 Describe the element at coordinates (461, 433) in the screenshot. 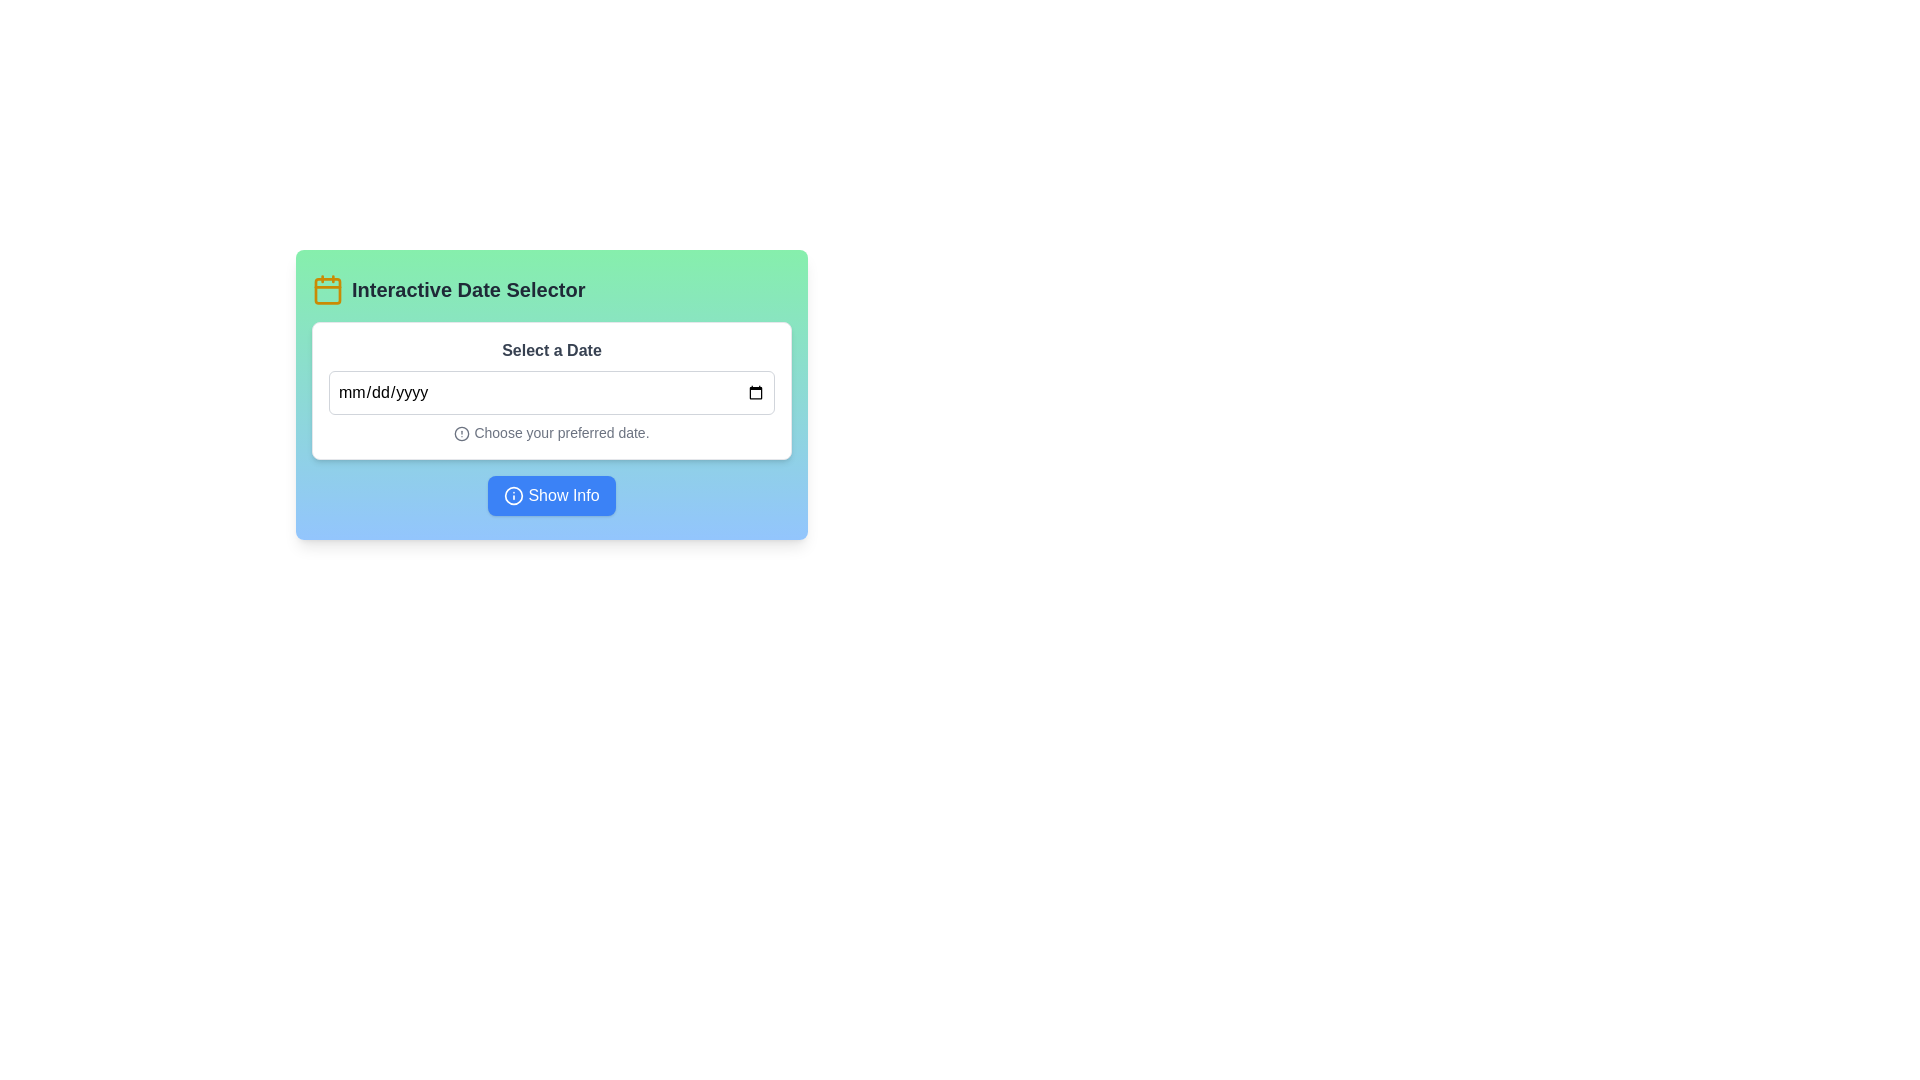

I see `the alert icon located above the text label, which serves as a visual indicator` at that location.